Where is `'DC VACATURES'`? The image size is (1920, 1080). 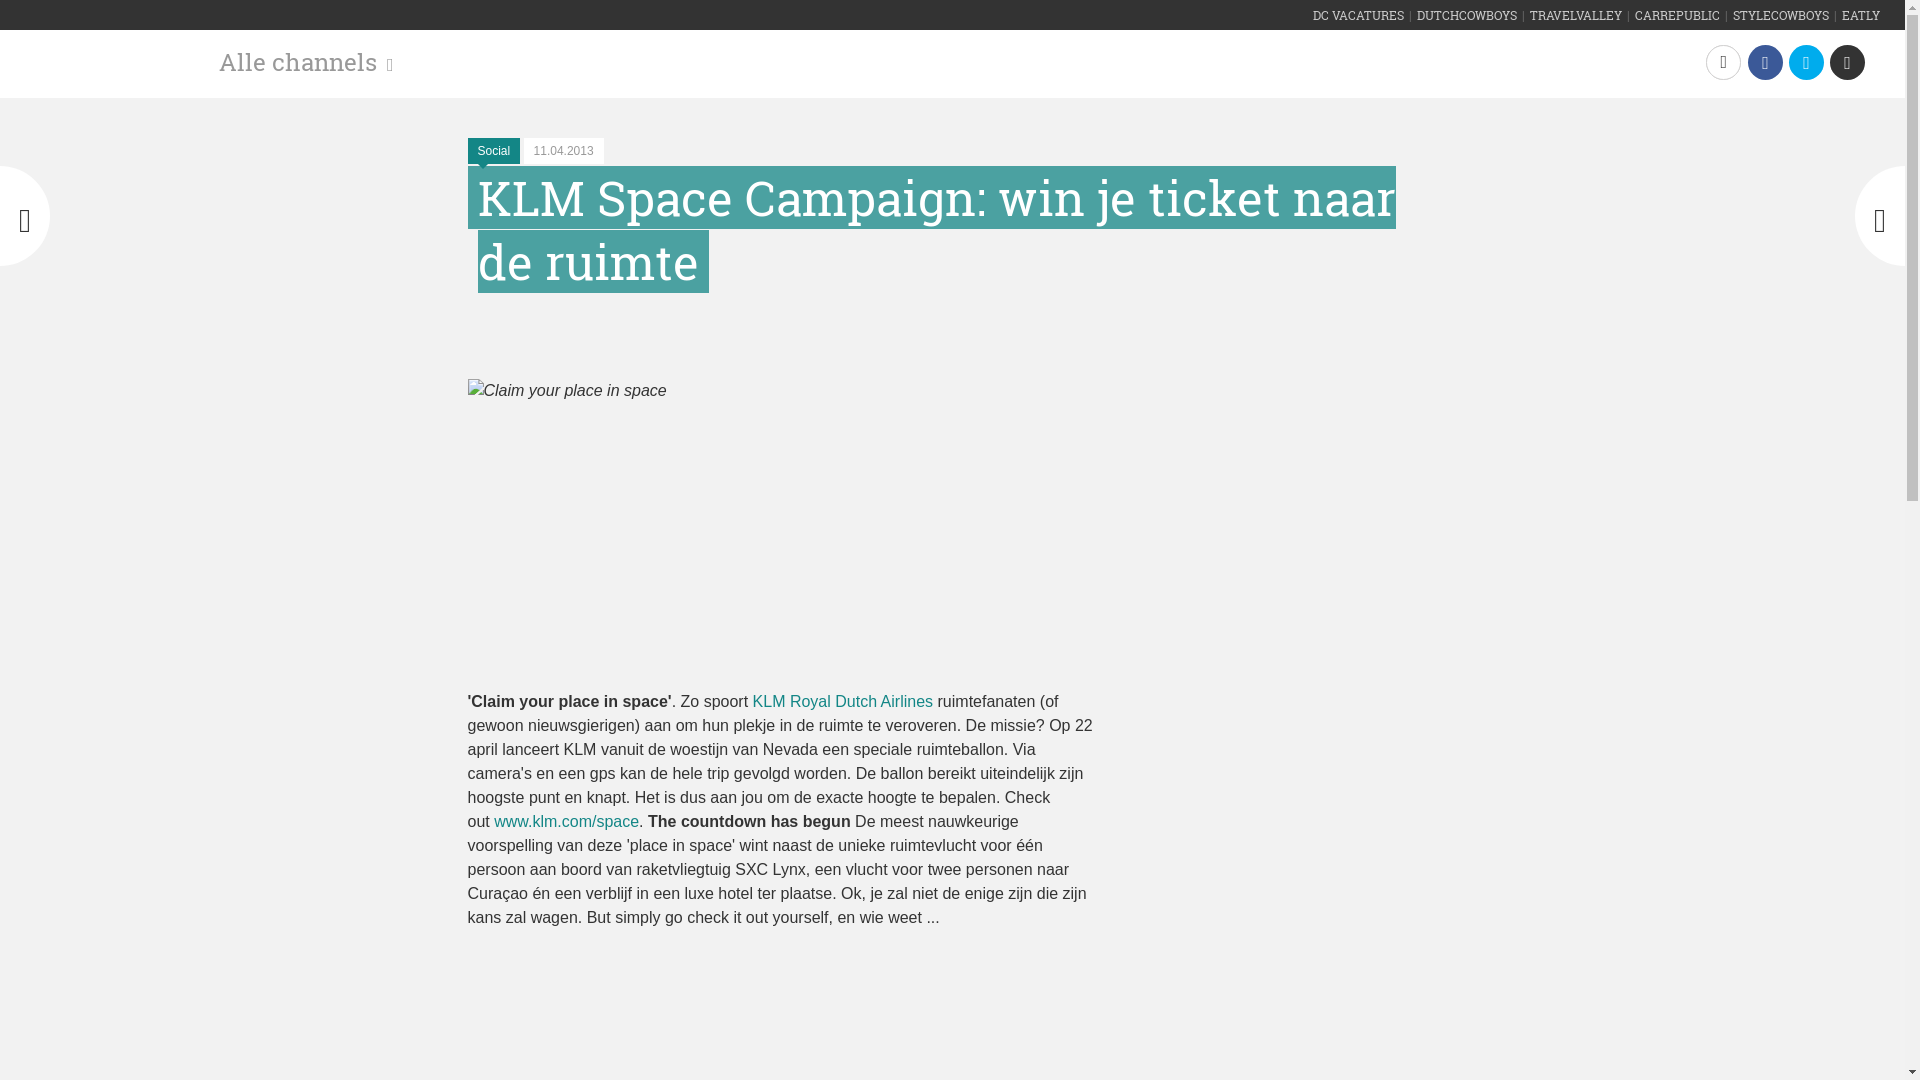 'DC VACATURES' is located at coordinates (1358, 15).